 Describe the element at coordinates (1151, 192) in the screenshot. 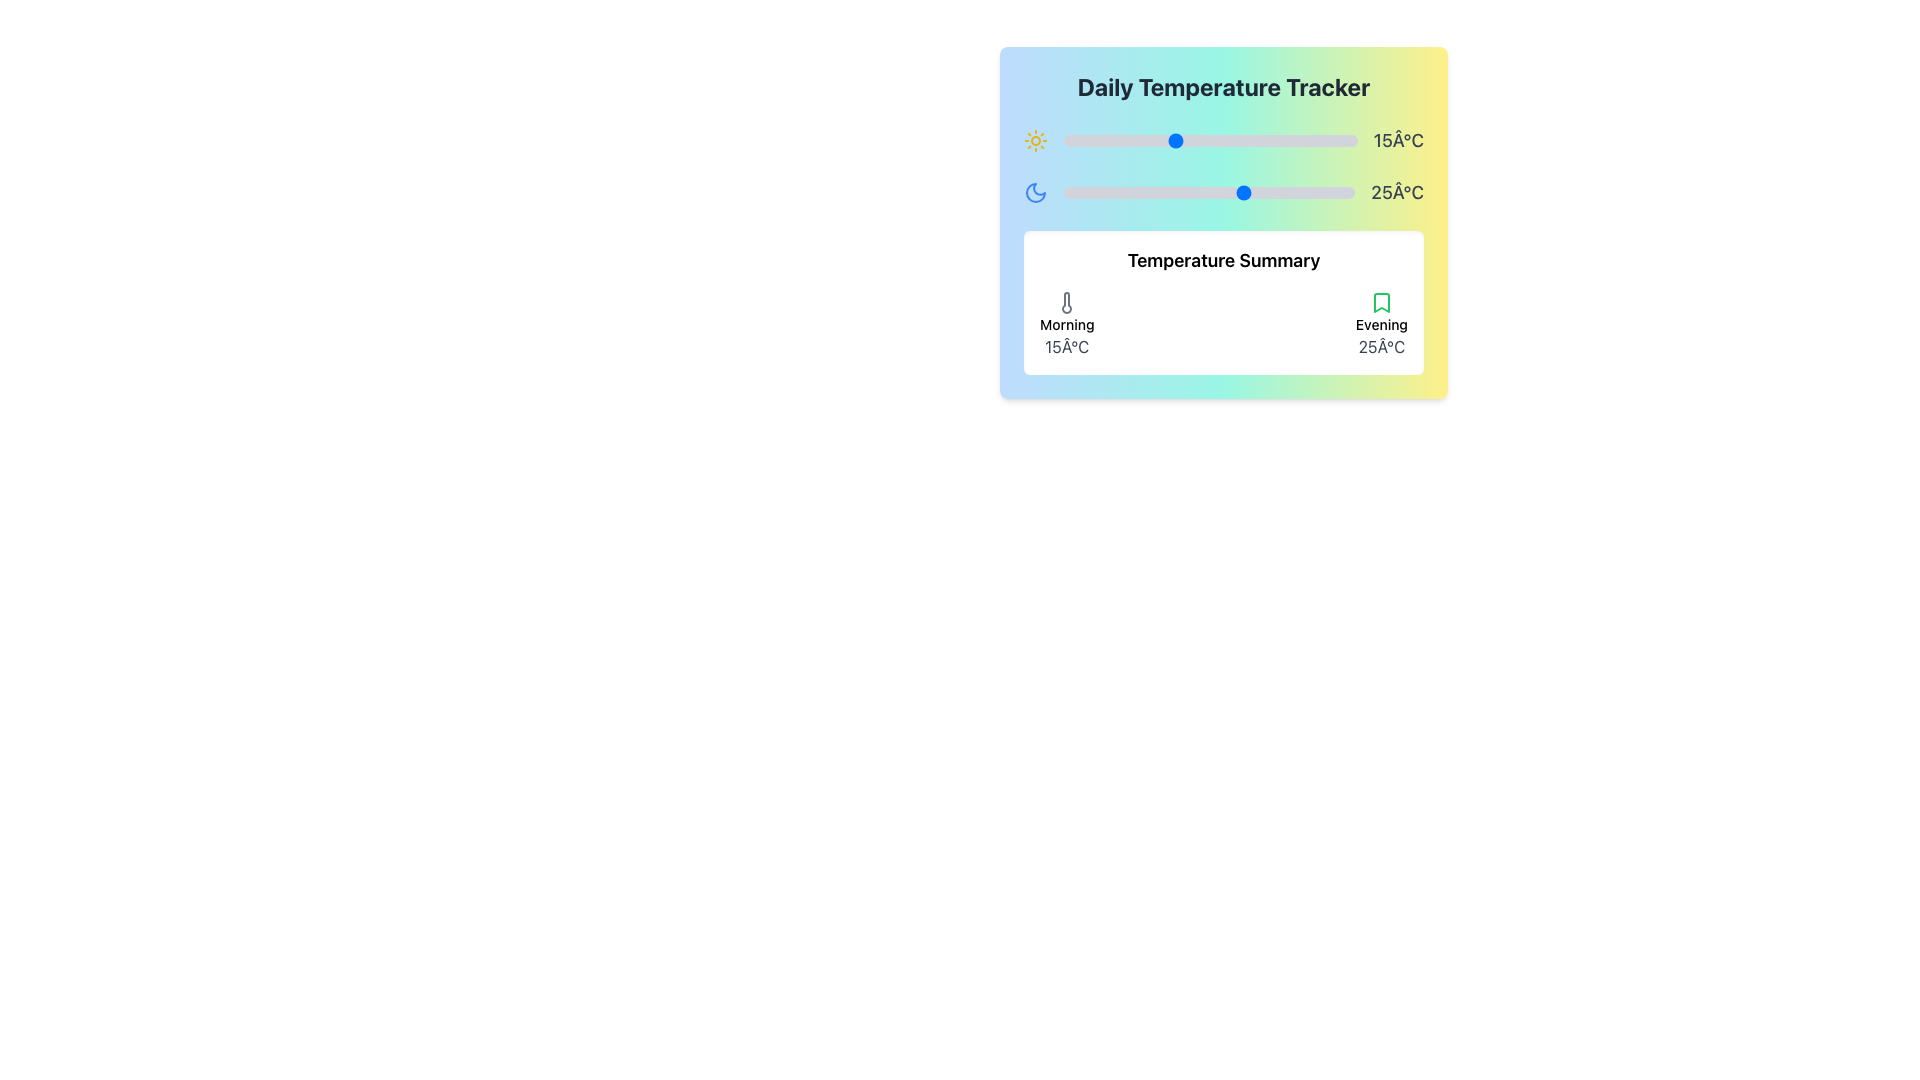

I see `the slider value` at that location.